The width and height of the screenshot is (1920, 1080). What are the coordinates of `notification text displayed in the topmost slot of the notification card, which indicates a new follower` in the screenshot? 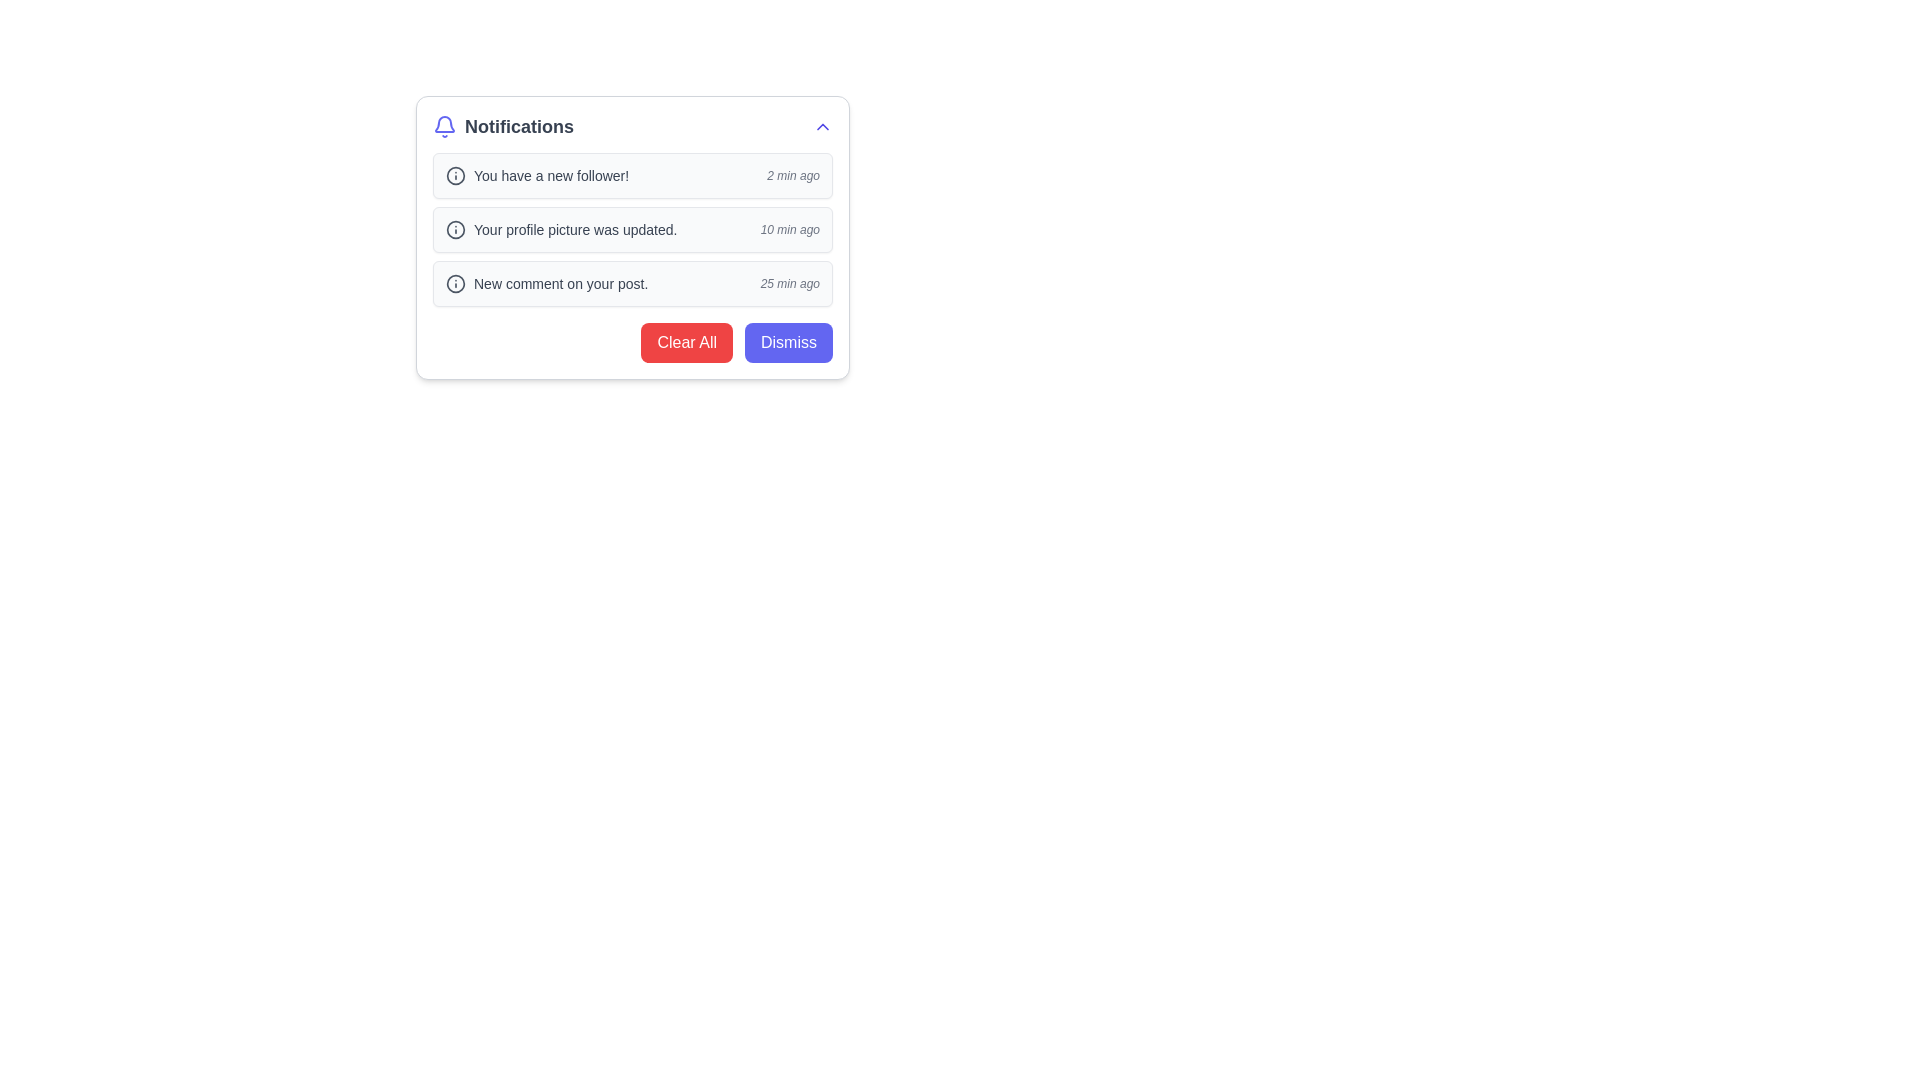 It's located at (551, 175).